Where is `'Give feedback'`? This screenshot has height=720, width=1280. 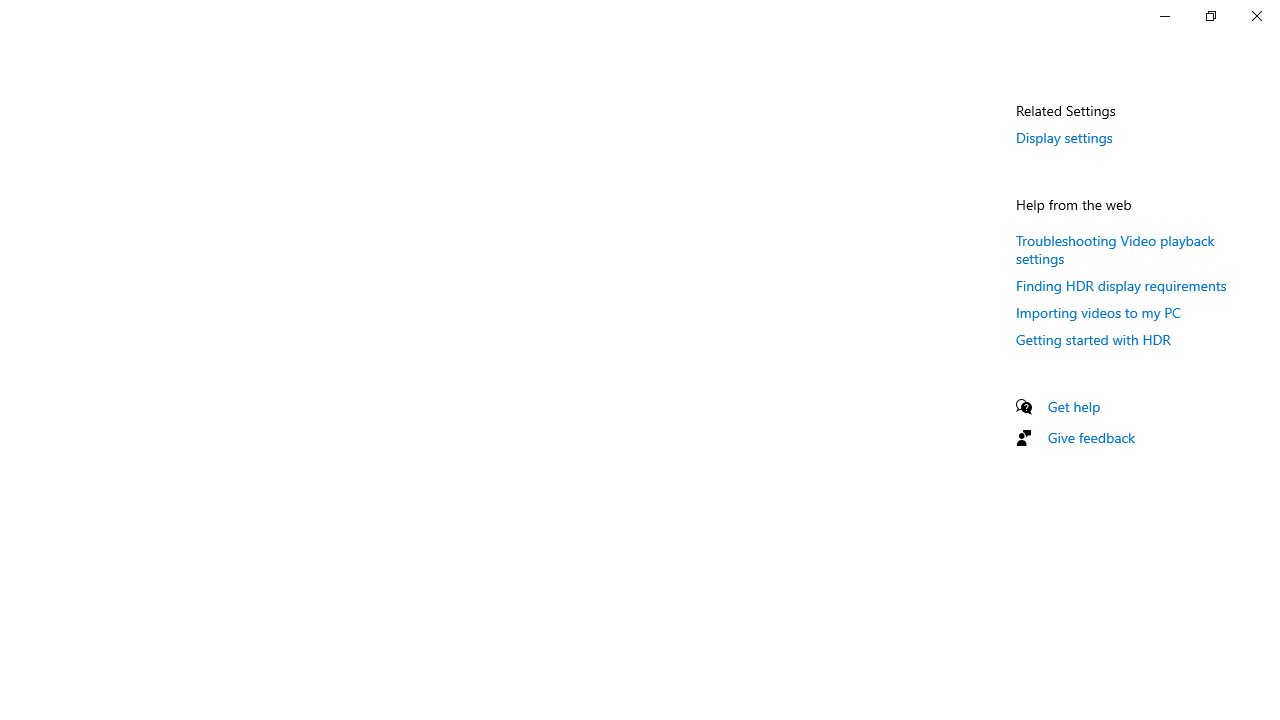
'Give feedback' is located at coordinates (1090, 436).